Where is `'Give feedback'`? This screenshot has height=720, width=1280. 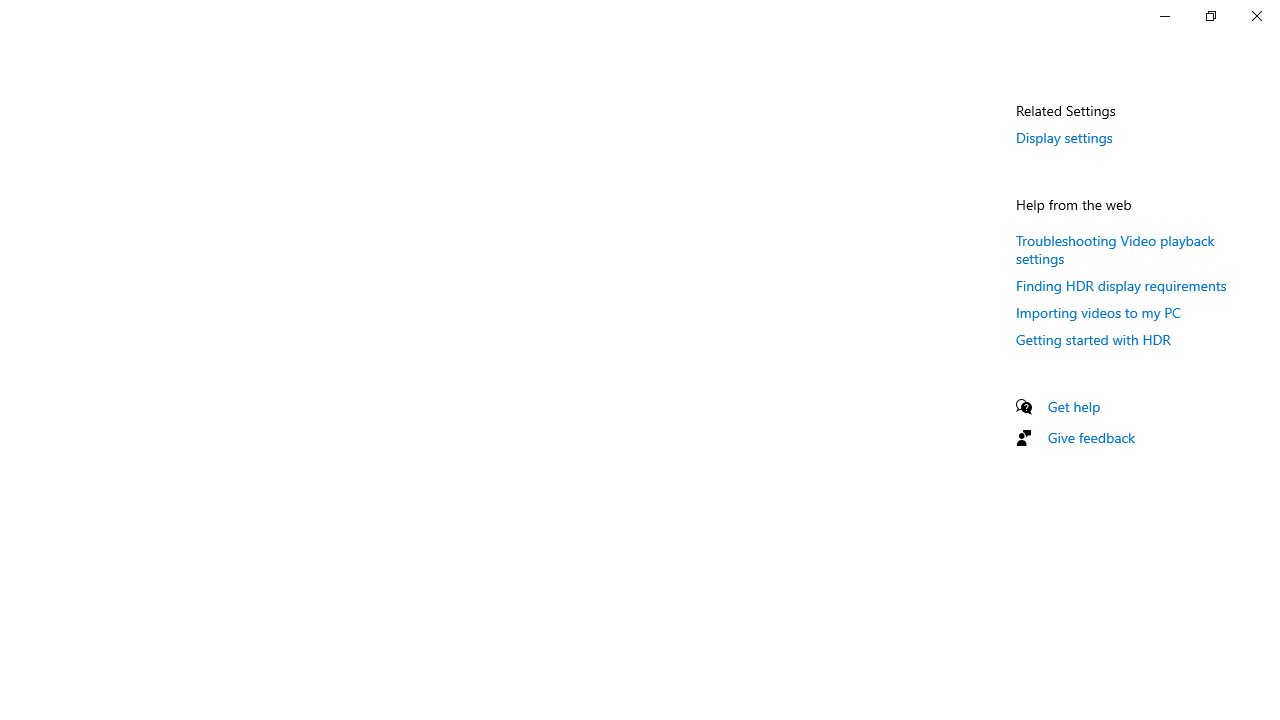
'Give feedback' is located at coordinates (1090, 436).